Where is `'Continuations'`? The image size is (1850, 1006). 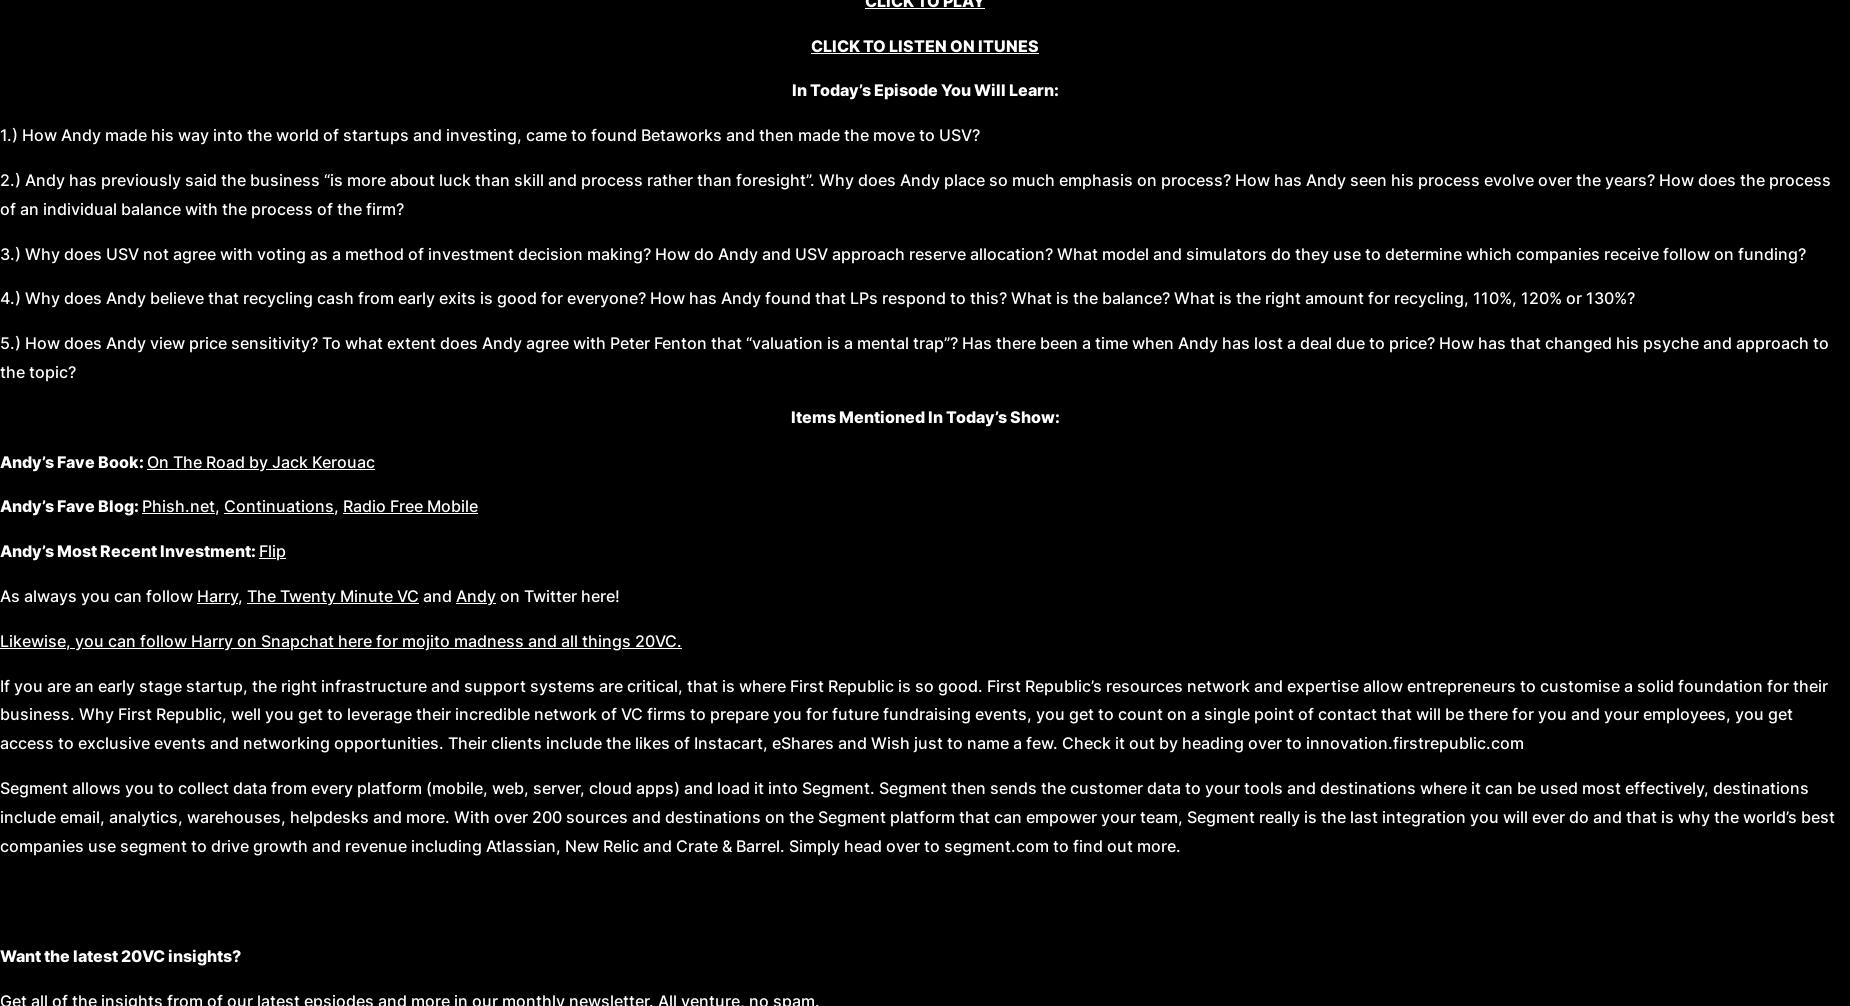 'Continuations' is located at coordinates (277, 506).